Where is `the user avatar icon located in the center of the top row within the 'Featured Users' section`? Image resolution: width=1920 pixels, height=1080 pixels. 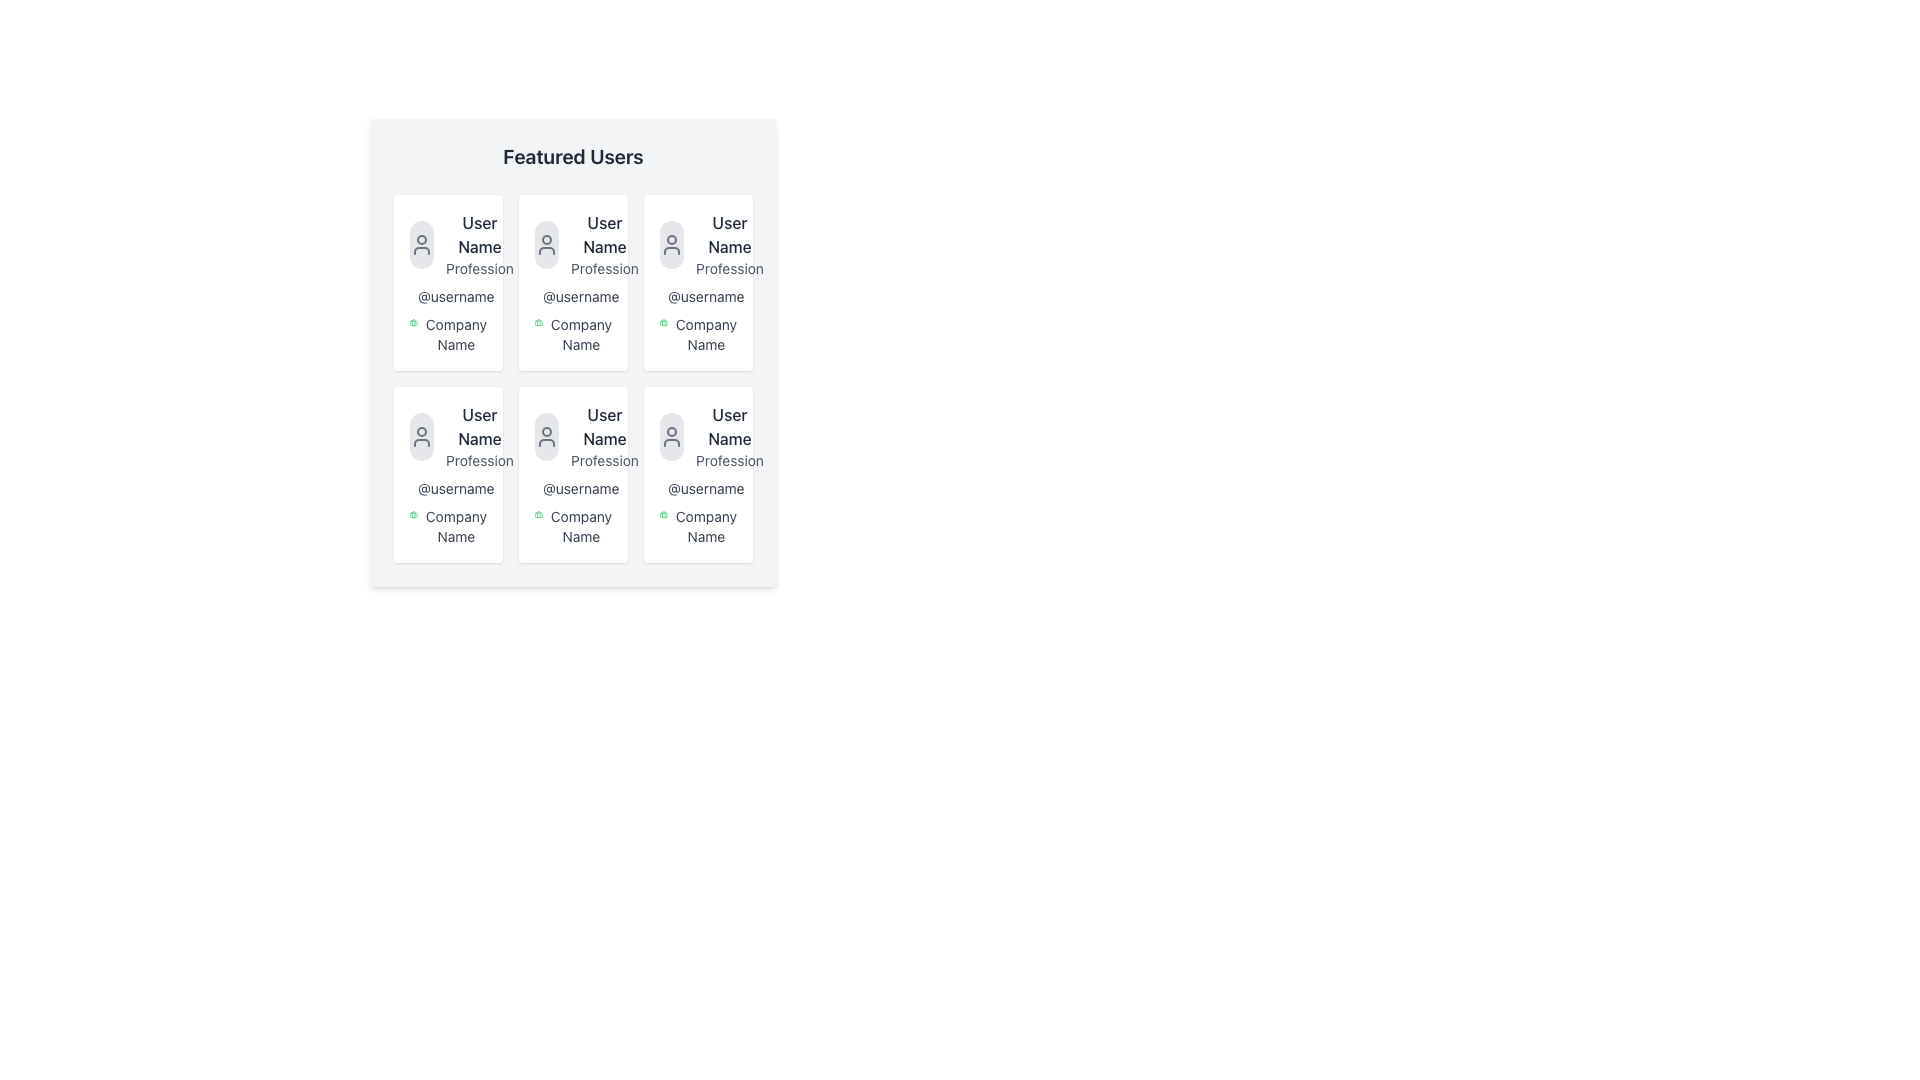 the user avatar icon located in the center of the top row within the 'Featured Users' section is located at coordinates (547, 244).